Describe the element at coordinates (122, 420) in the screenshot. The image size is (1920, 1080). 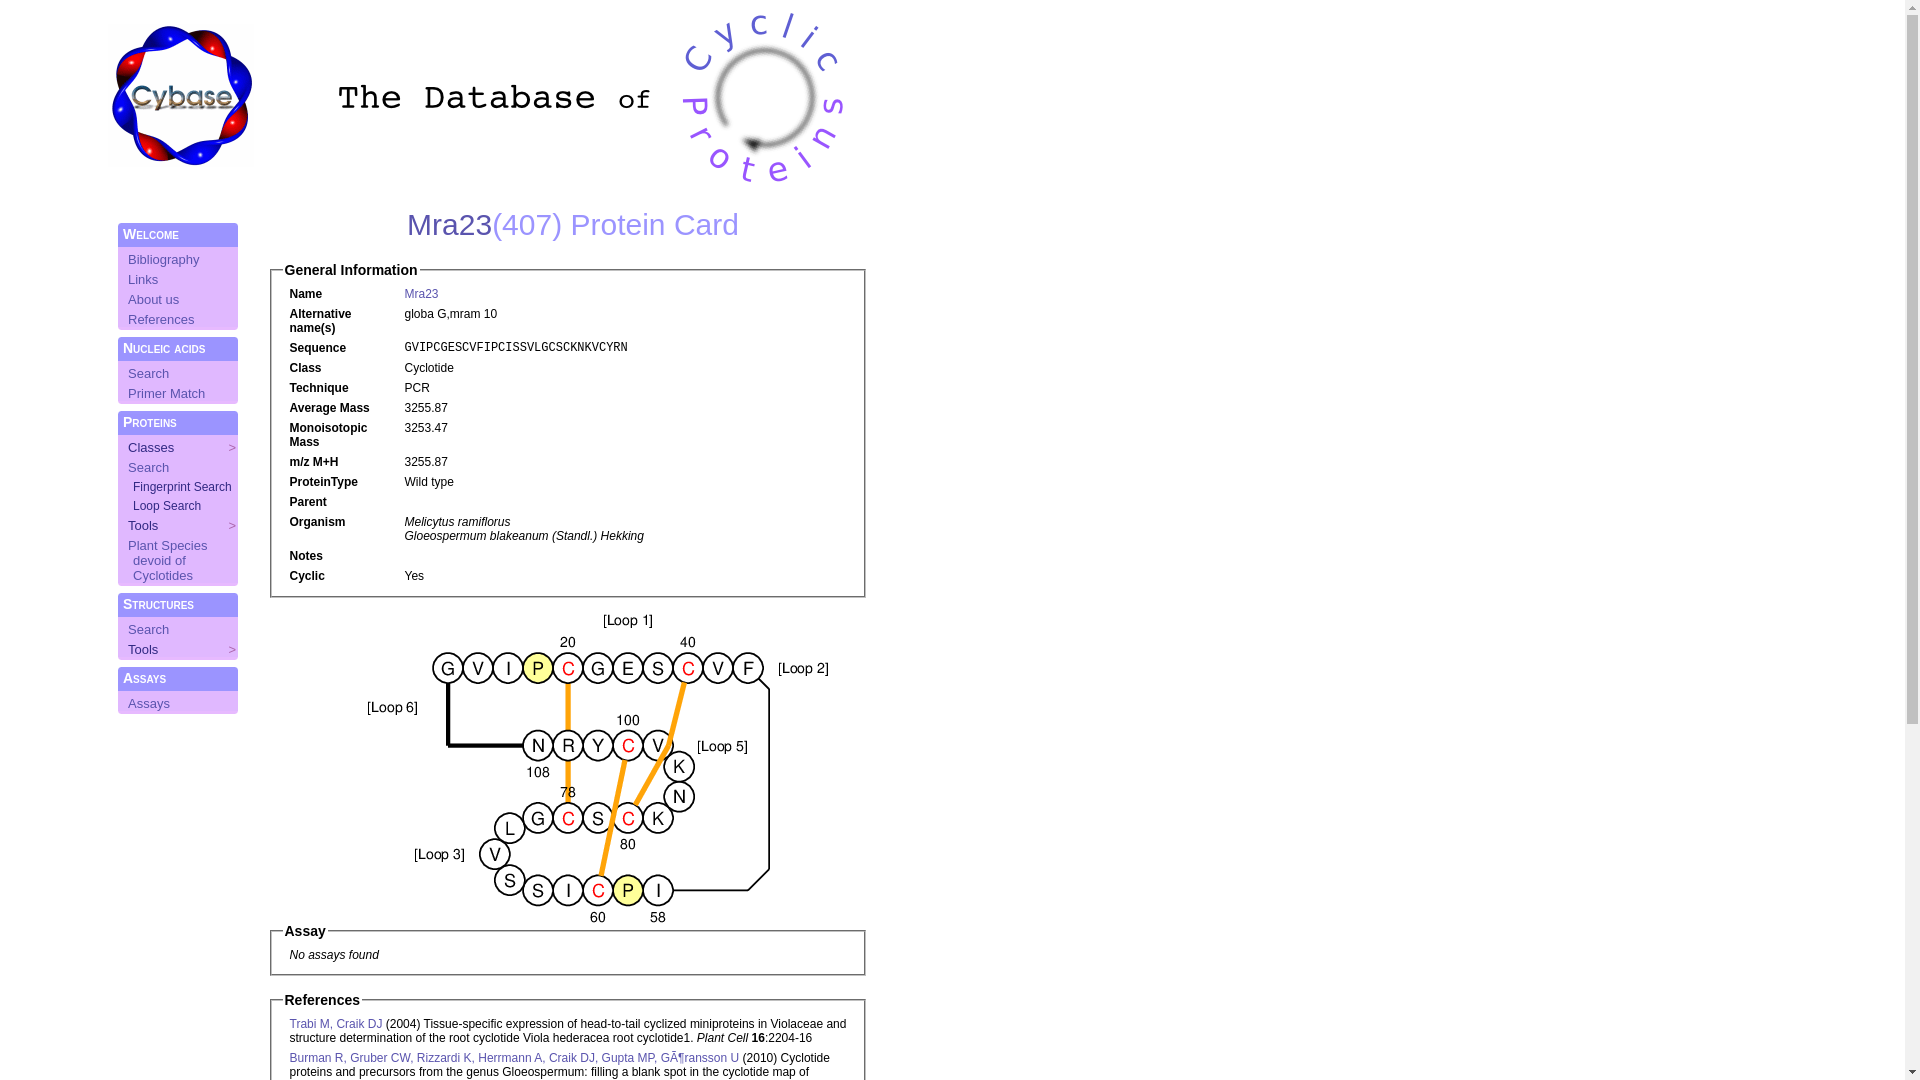
I see `'Proteins'` at that location.